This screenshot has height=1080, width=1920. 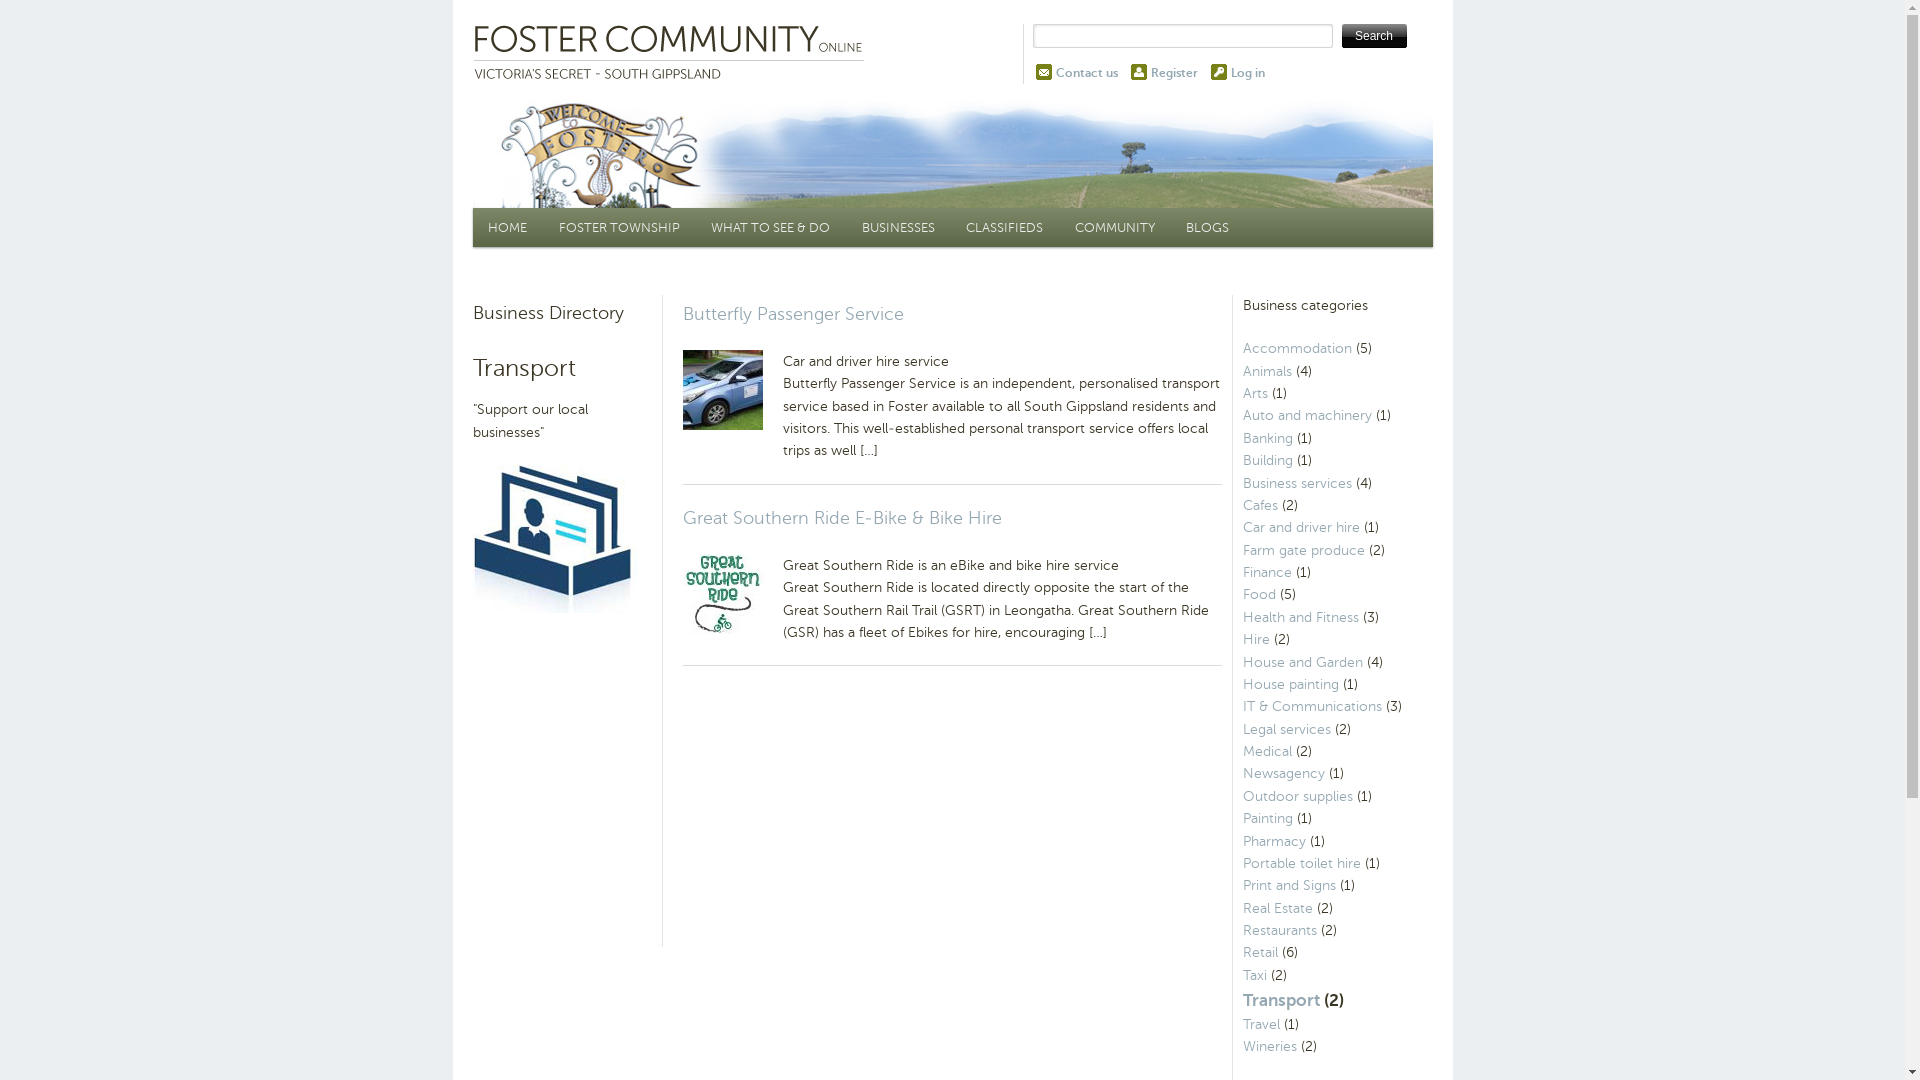 I want to click on 'Auto and machinery', so click(x=1306, y=414).